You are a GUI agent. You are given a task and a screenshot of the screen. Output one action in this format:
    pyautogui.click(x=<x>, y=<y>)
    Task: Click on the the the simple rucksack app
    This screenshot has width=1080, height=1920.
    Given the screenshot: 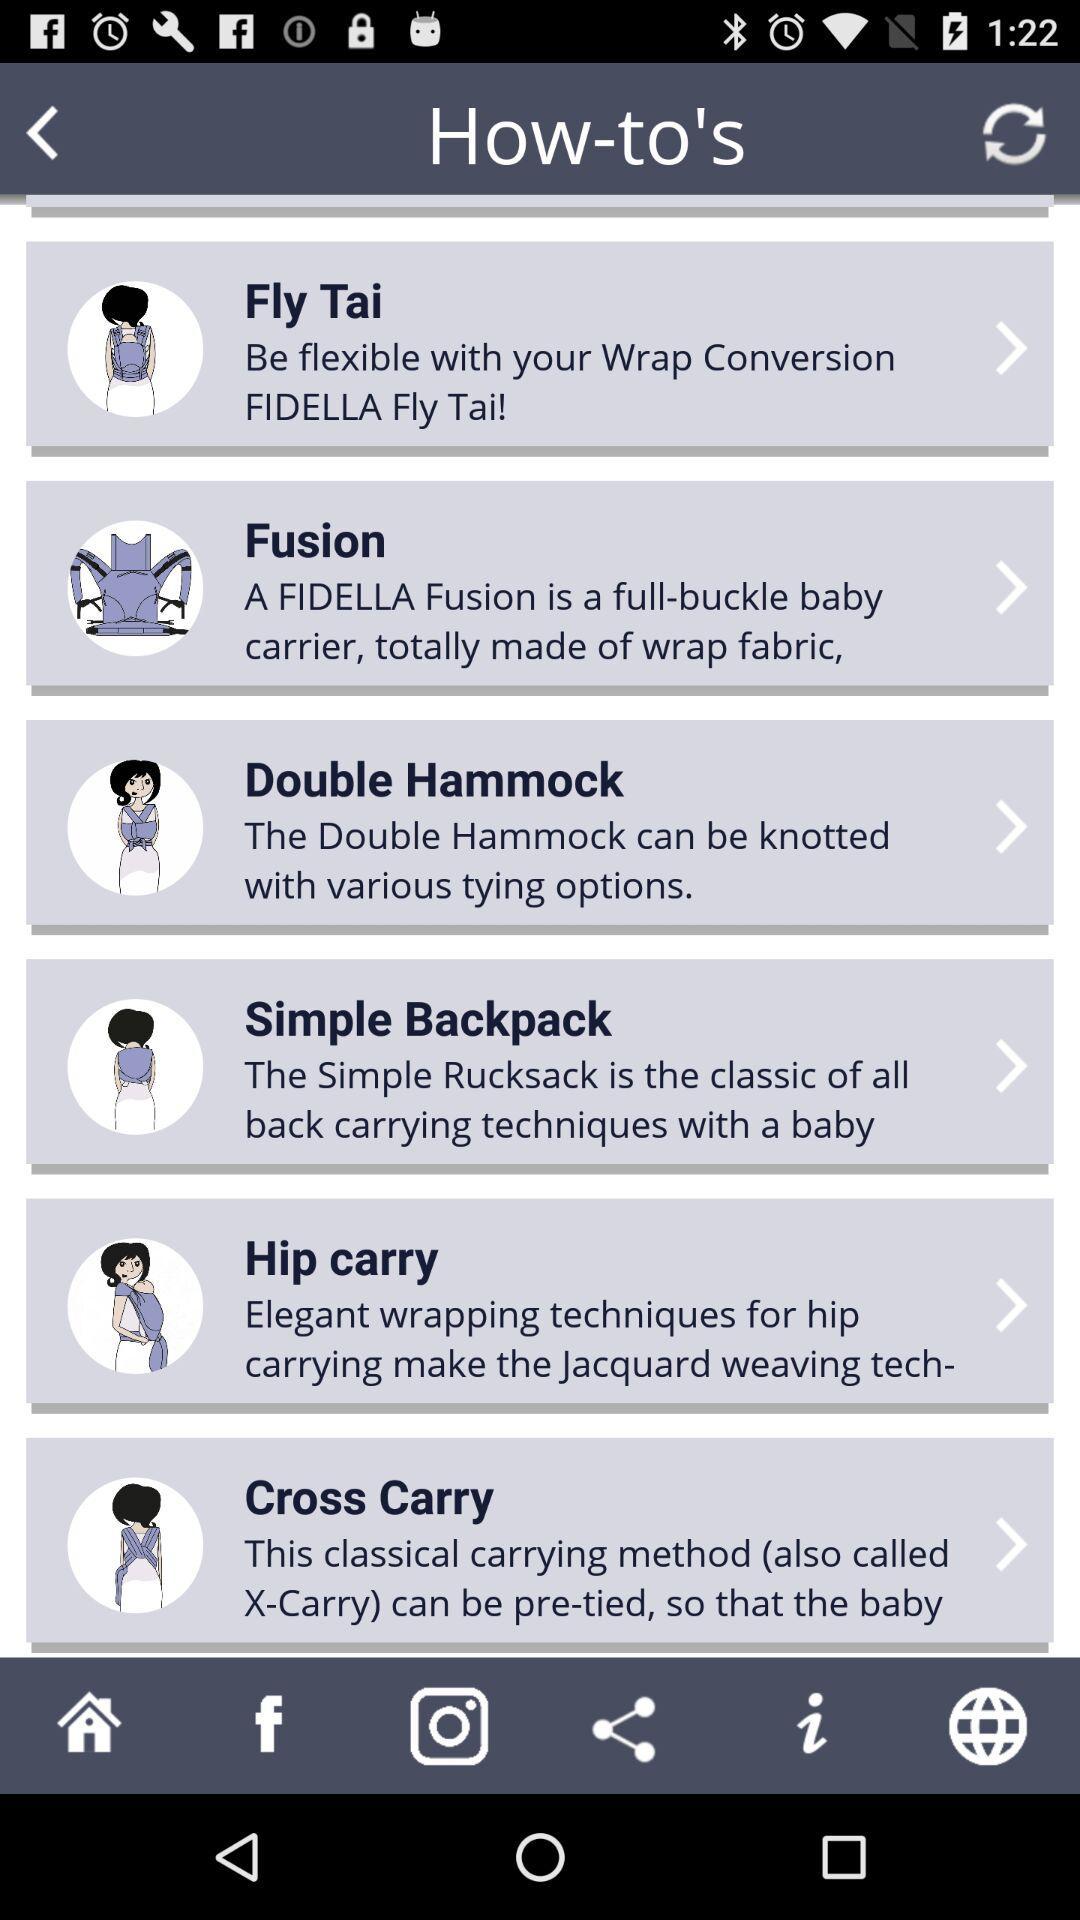 What is the action you would take?
    pyautogui.click(x=606, y=1097)
    